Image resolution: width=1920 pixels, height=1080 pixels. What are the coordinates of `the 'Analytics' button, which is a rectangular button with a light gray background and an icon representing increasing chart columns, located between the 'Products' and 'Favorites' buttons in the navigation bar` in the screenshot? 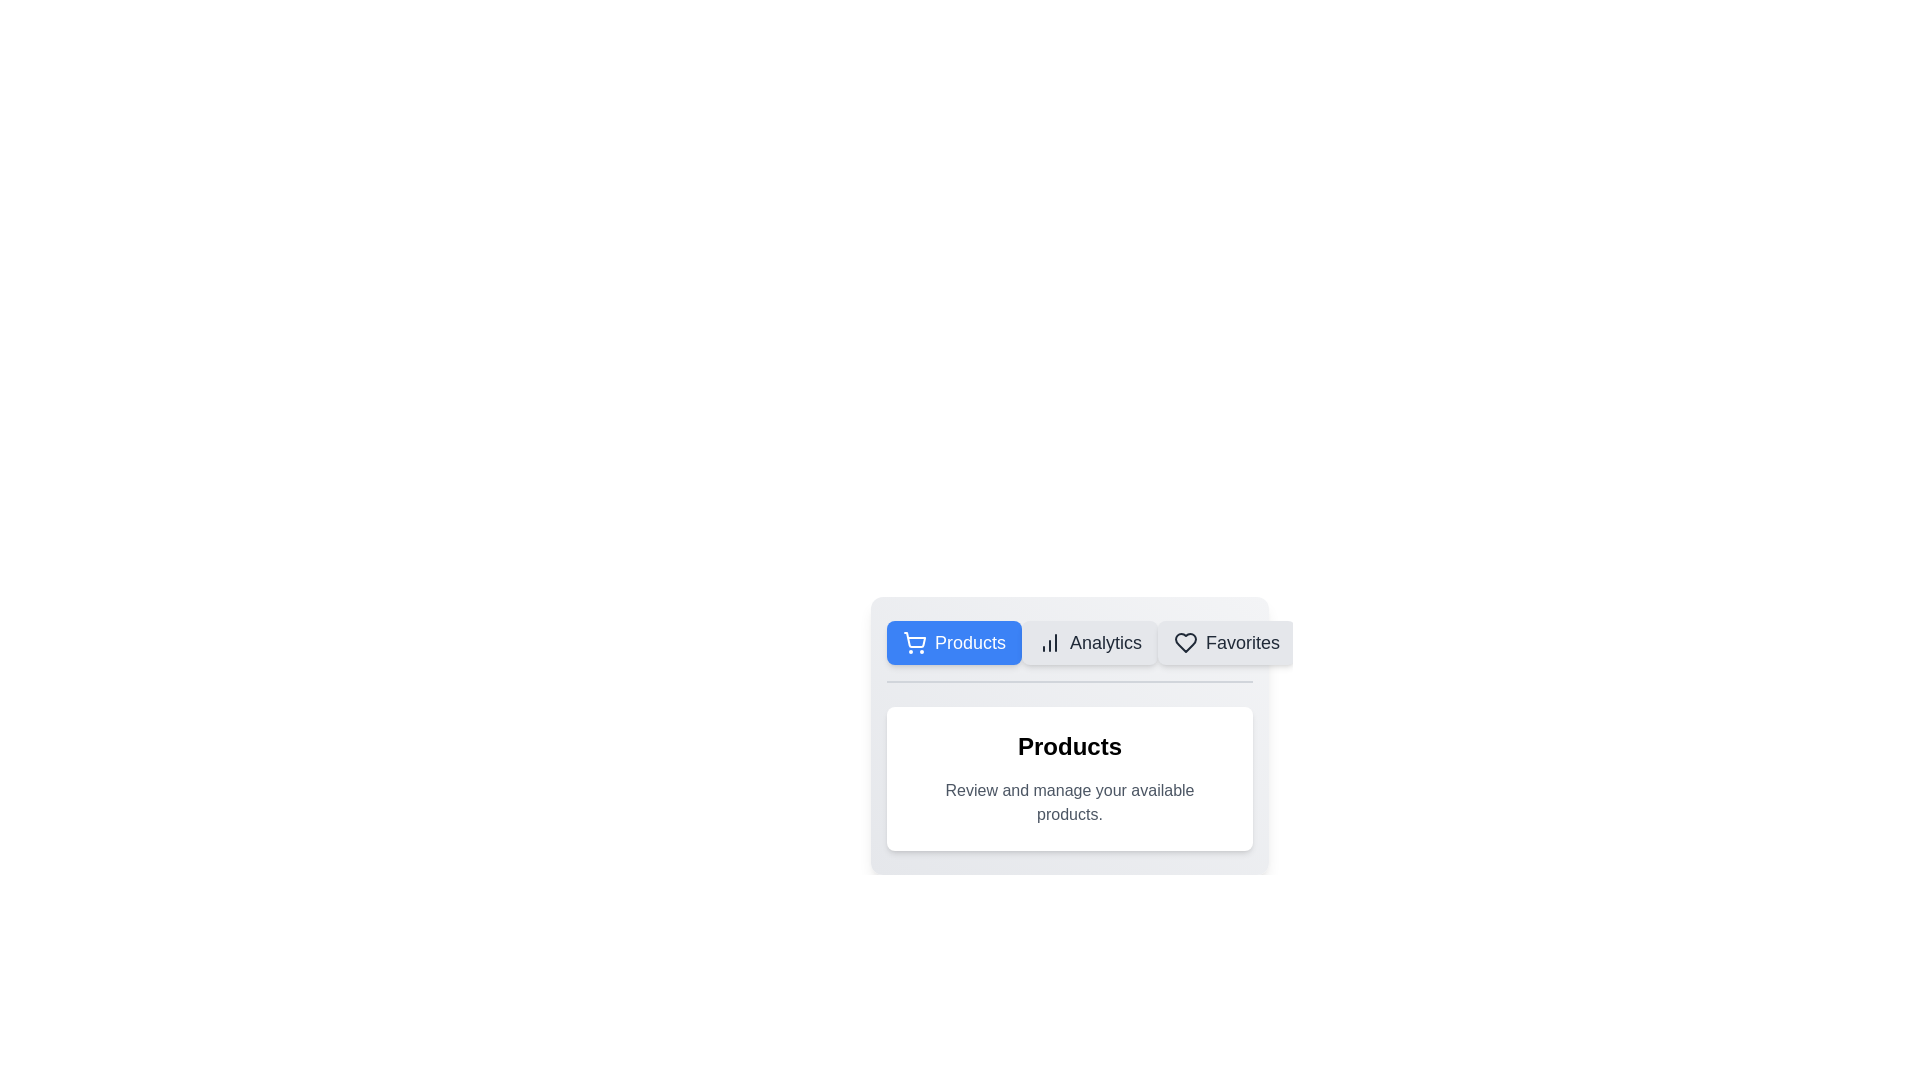 It's located at (1088, 643).